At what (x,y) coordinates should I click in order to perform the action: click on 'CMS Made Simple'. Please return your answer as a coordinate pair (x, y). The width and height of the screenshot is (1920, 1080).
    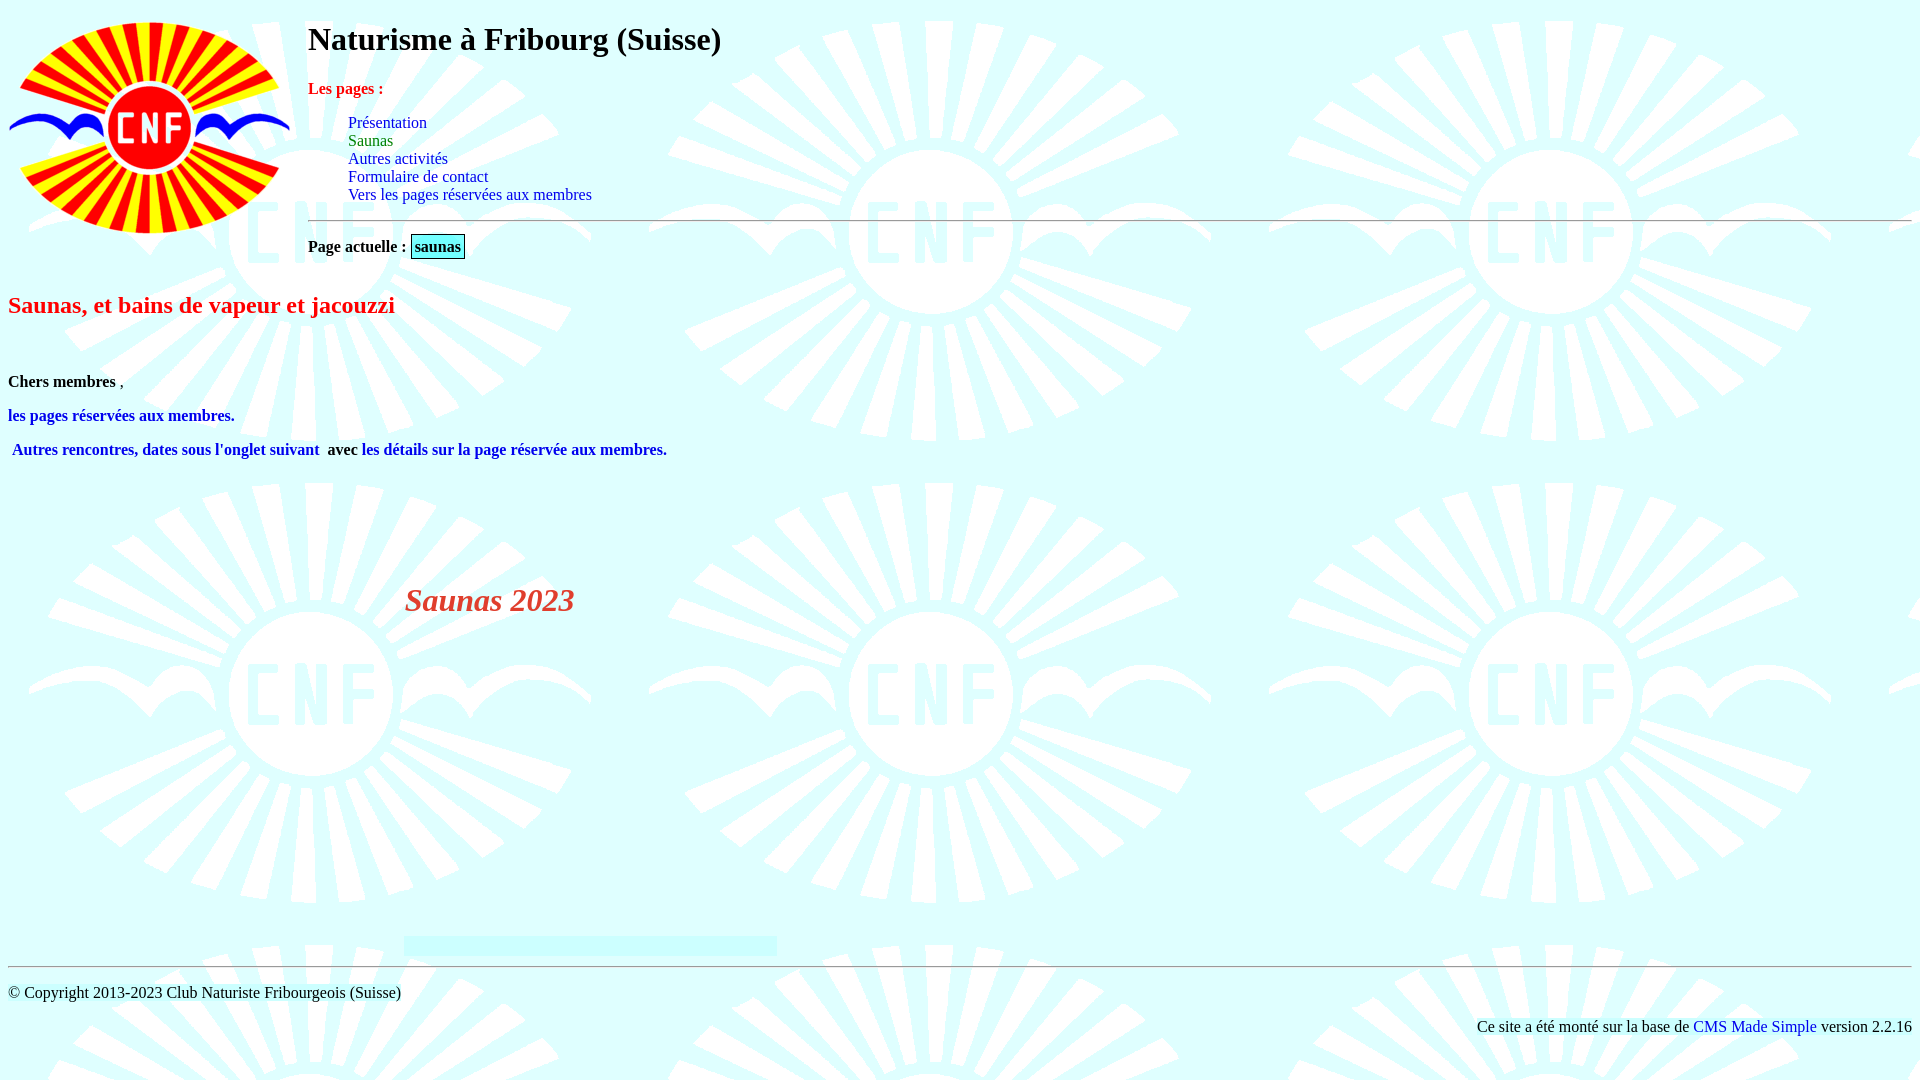
    Looking at the image, I should click on (1692, 1026).